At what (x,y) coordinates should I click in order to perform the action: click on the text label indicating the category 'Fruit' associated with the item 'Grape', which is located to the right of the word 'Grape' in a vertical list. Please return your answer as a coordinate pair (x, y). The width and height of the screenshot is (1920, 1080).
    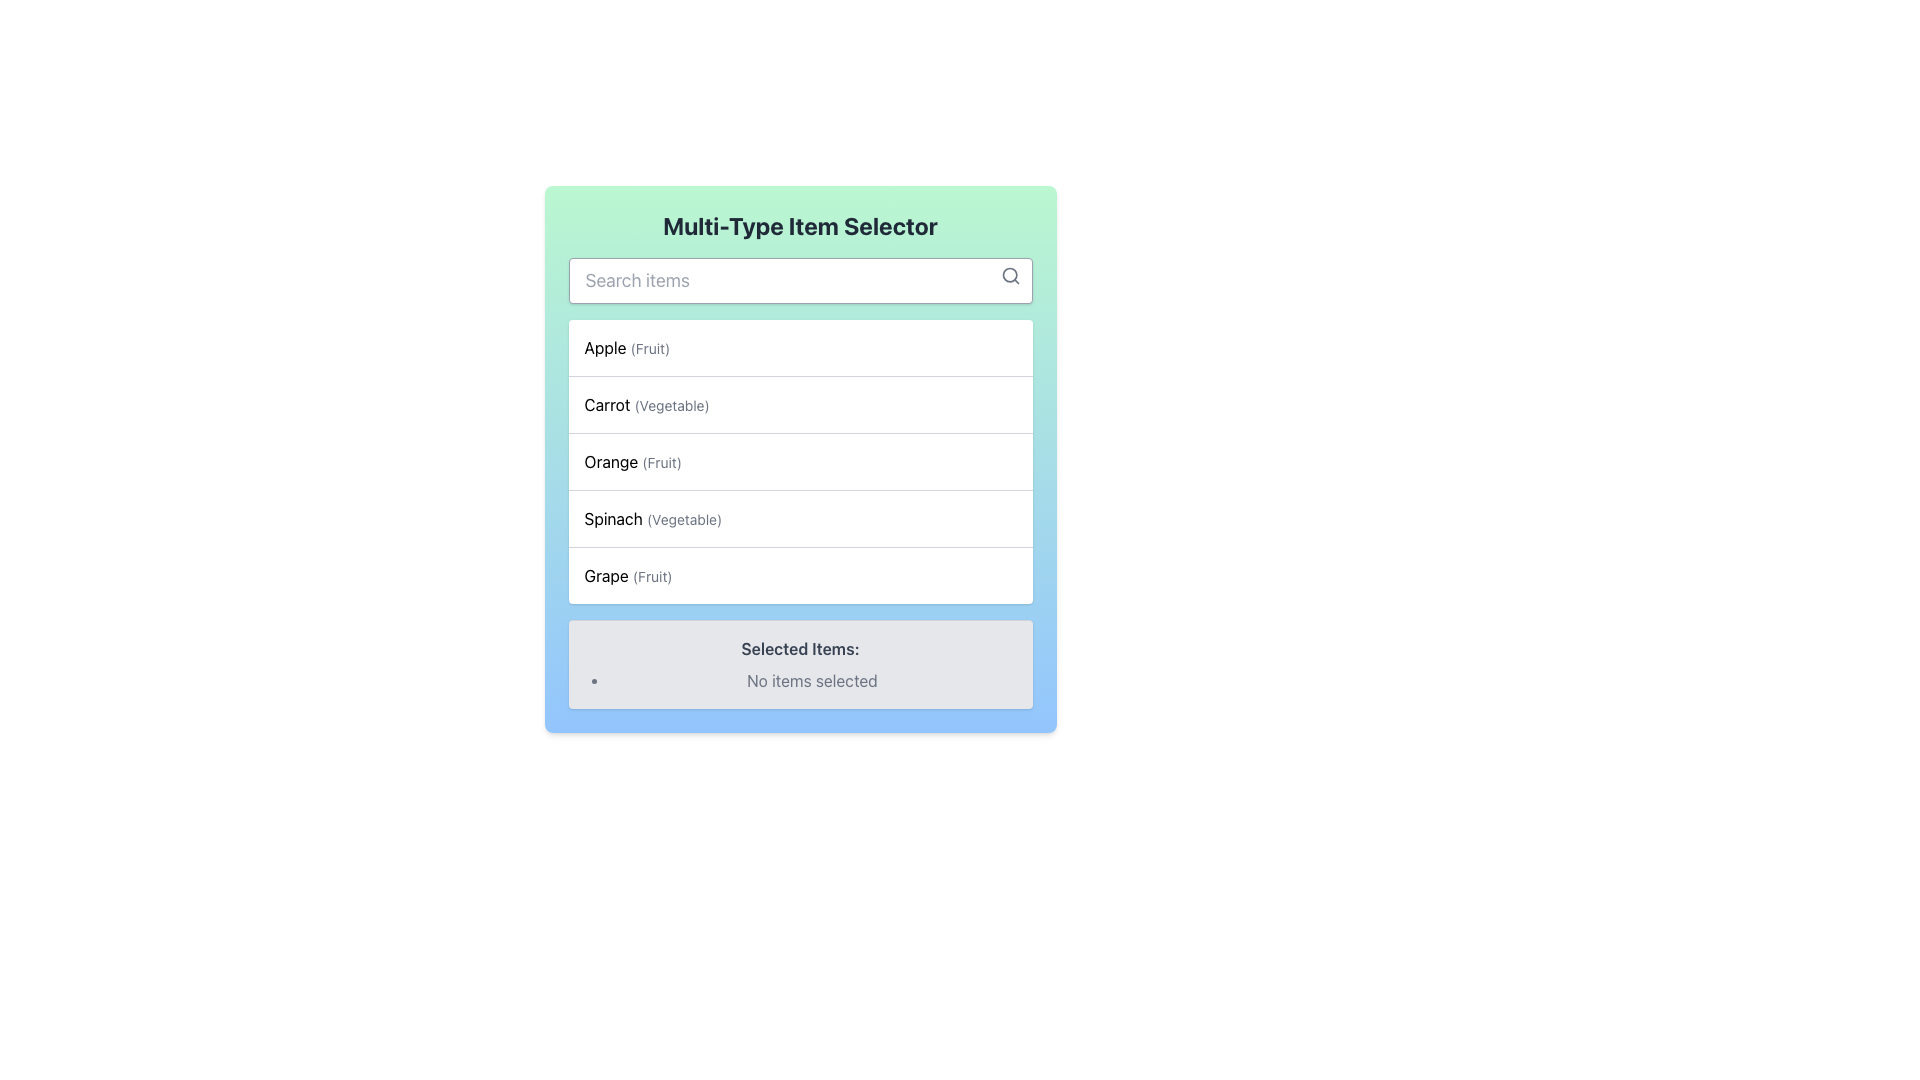
    Looking at the image, I should click on (652, 576).